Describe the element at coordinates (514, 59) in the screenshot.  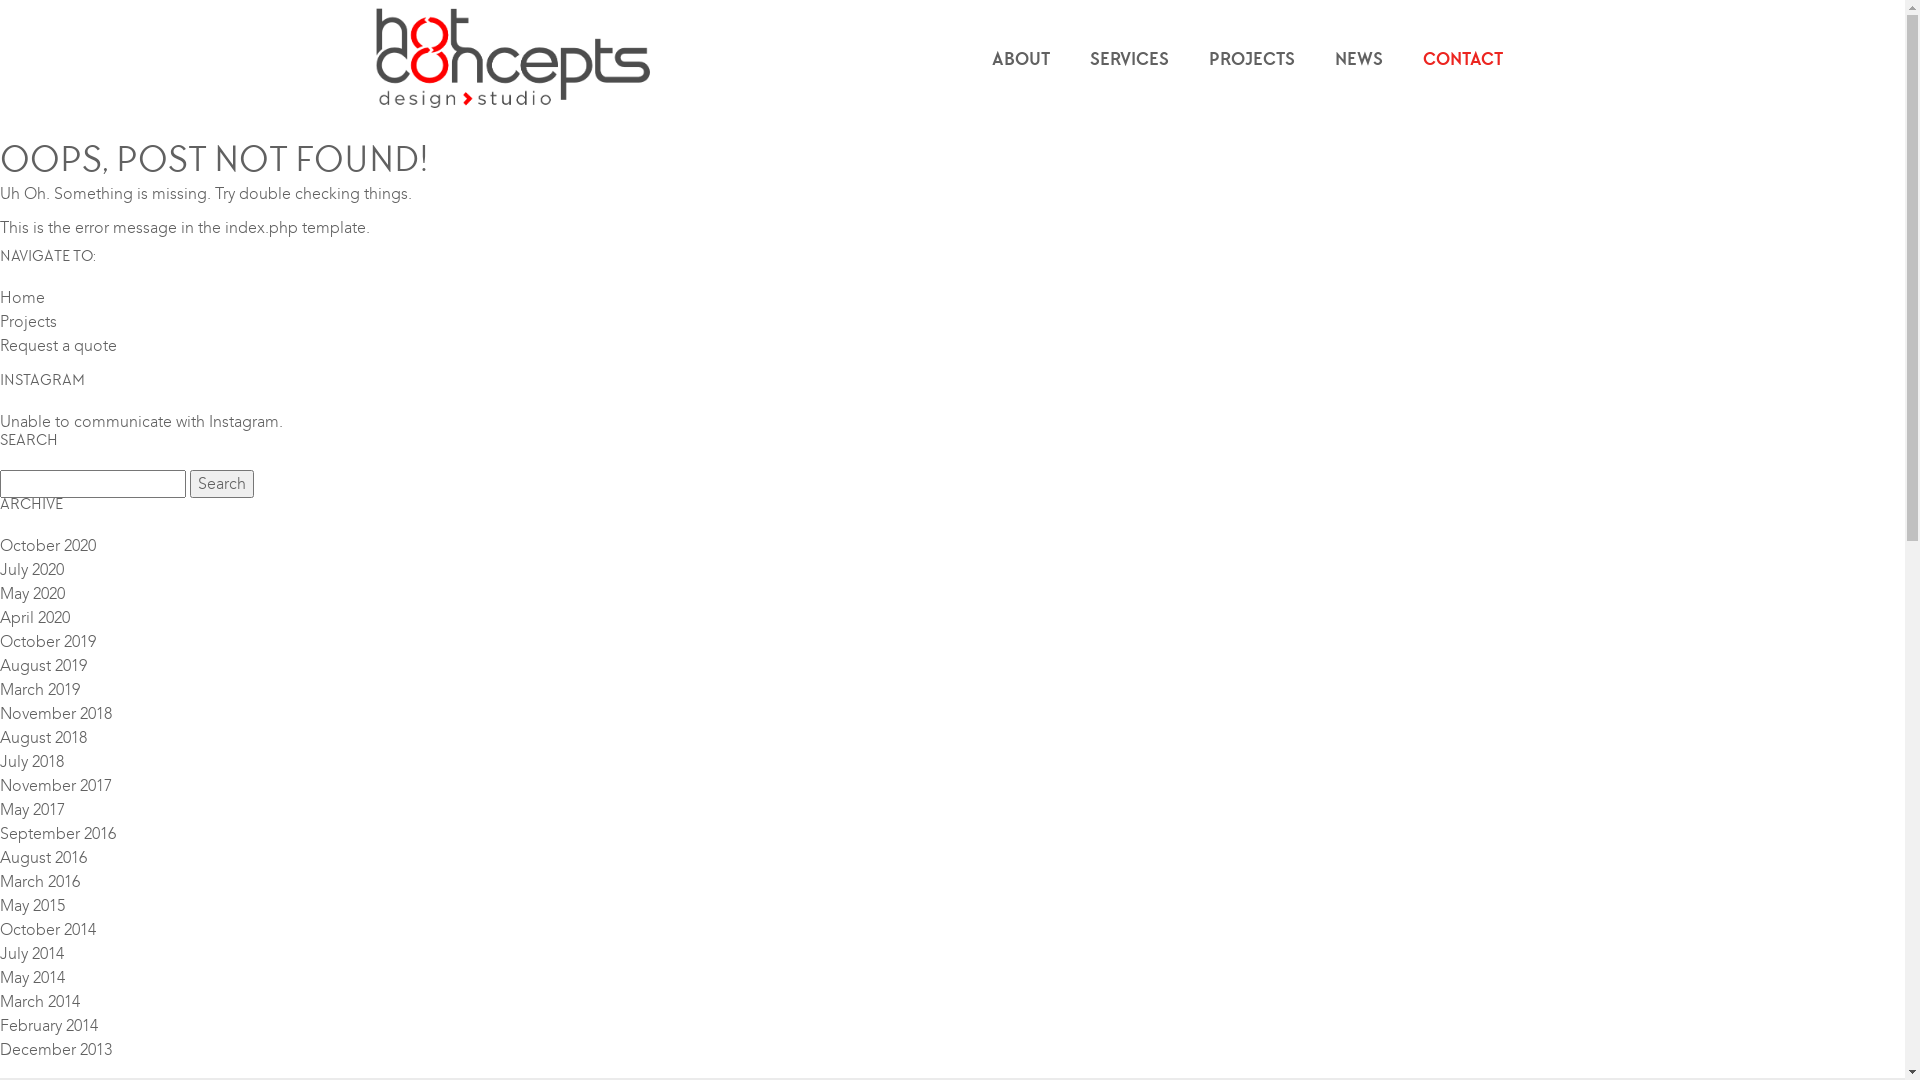
I see `'Hot Concepts Design Studio'` at that location.